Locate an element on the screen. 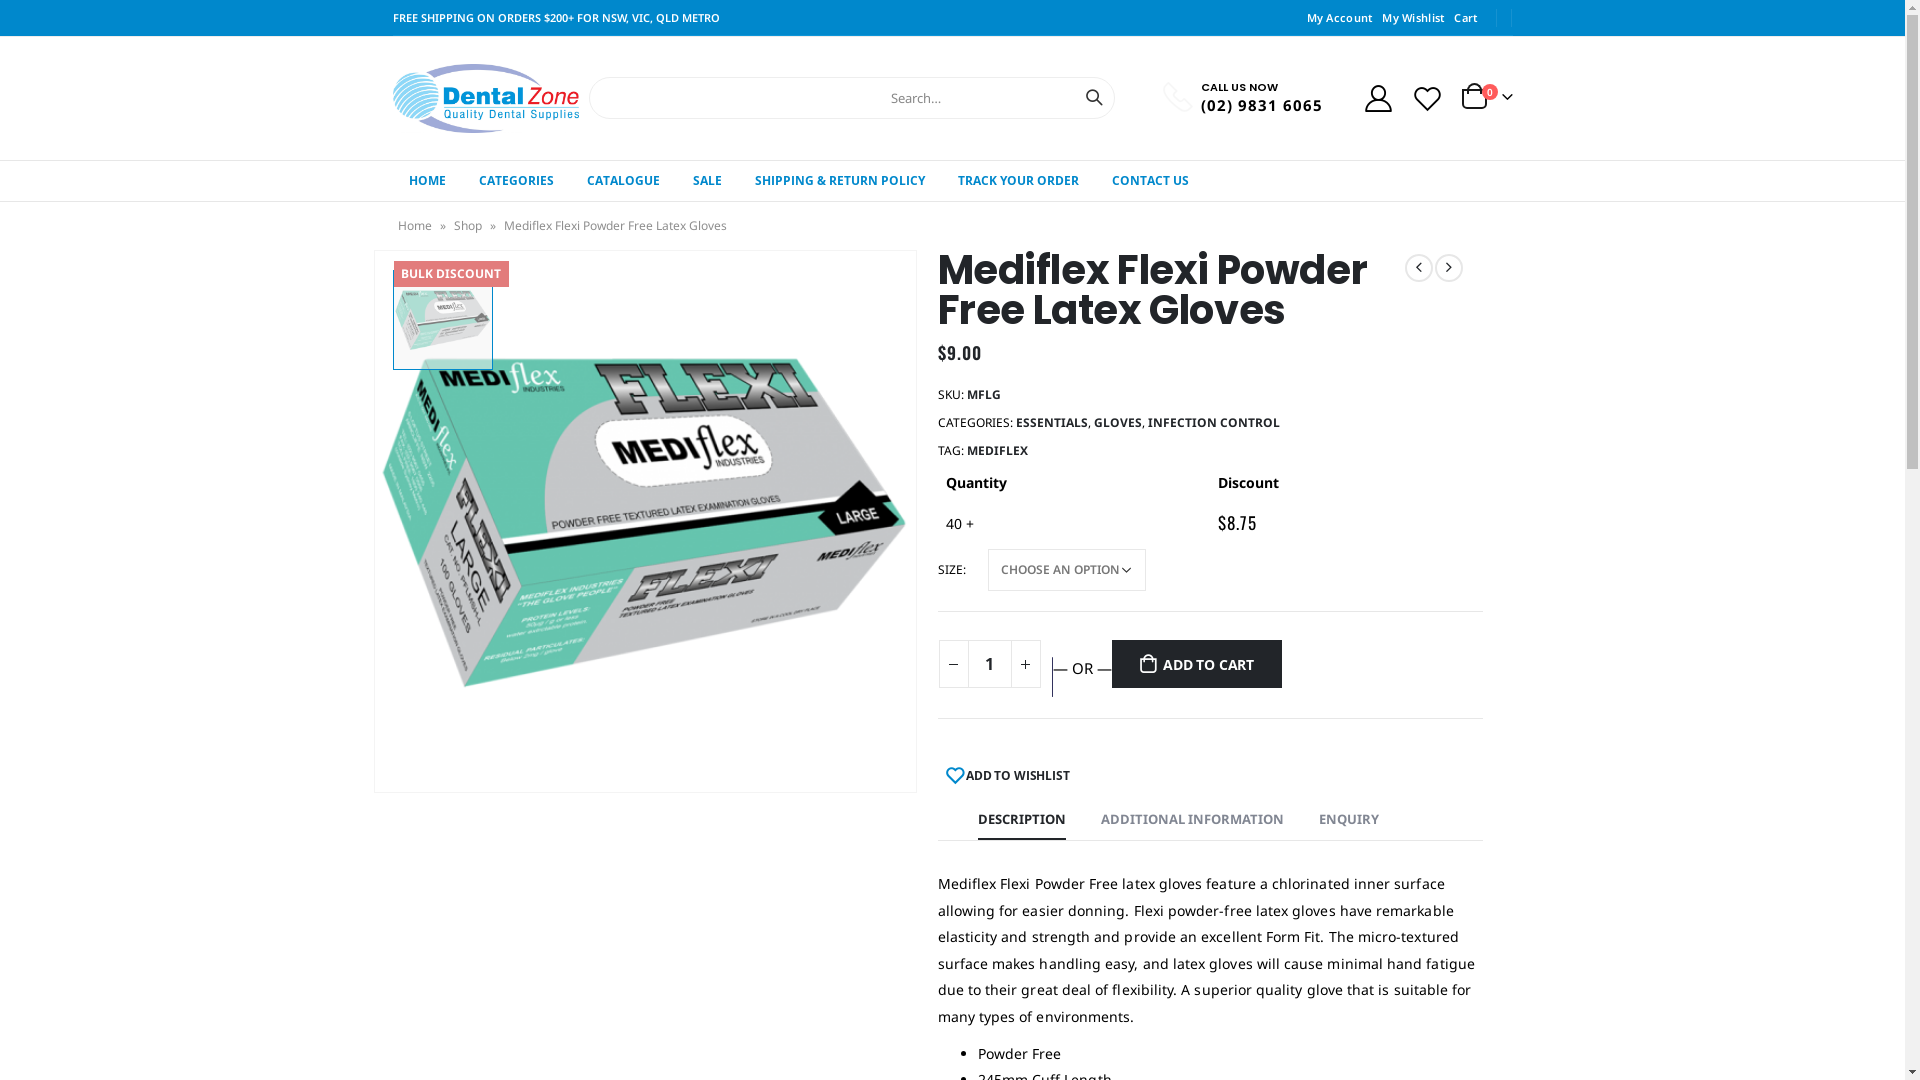  'MEDIFLEX' is located at coordinates (996, 451).